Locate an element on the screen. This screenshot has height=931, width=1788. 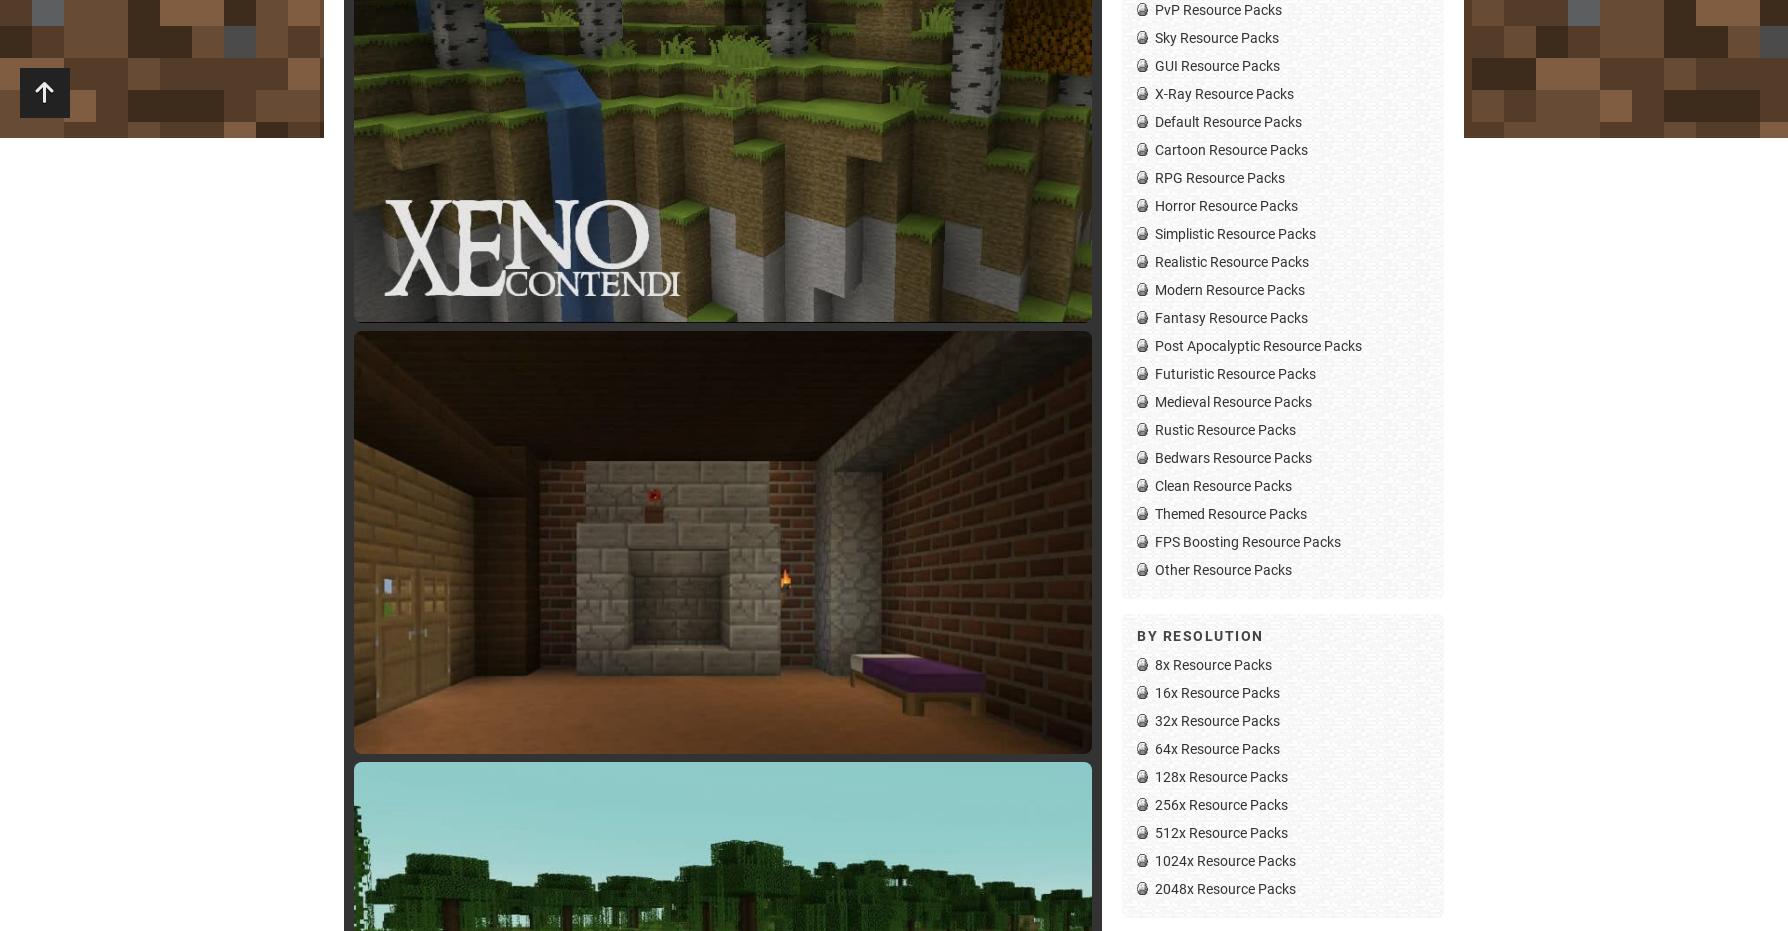
'Fantasy Resource Packs' is located at coordinates (1230, 316).